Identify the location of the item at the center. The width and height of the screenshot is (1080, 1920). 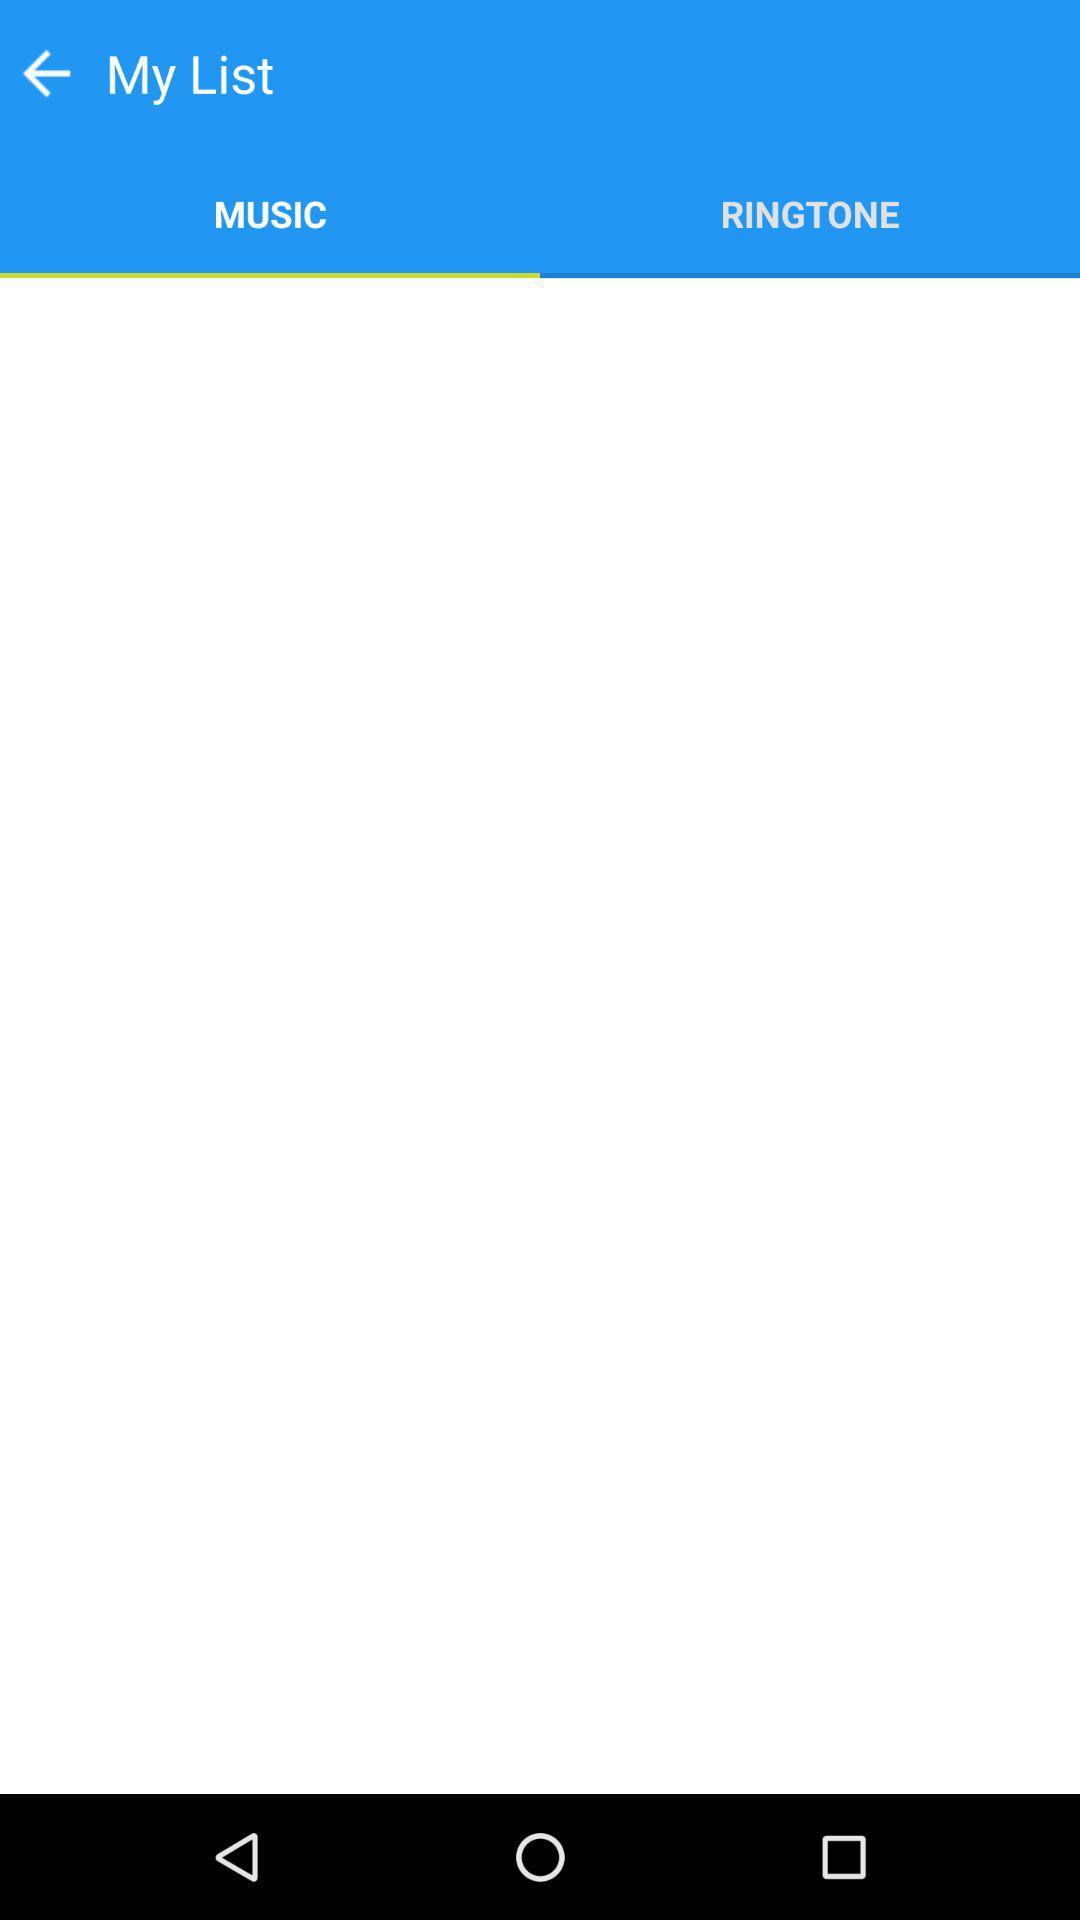
(540, 1036).